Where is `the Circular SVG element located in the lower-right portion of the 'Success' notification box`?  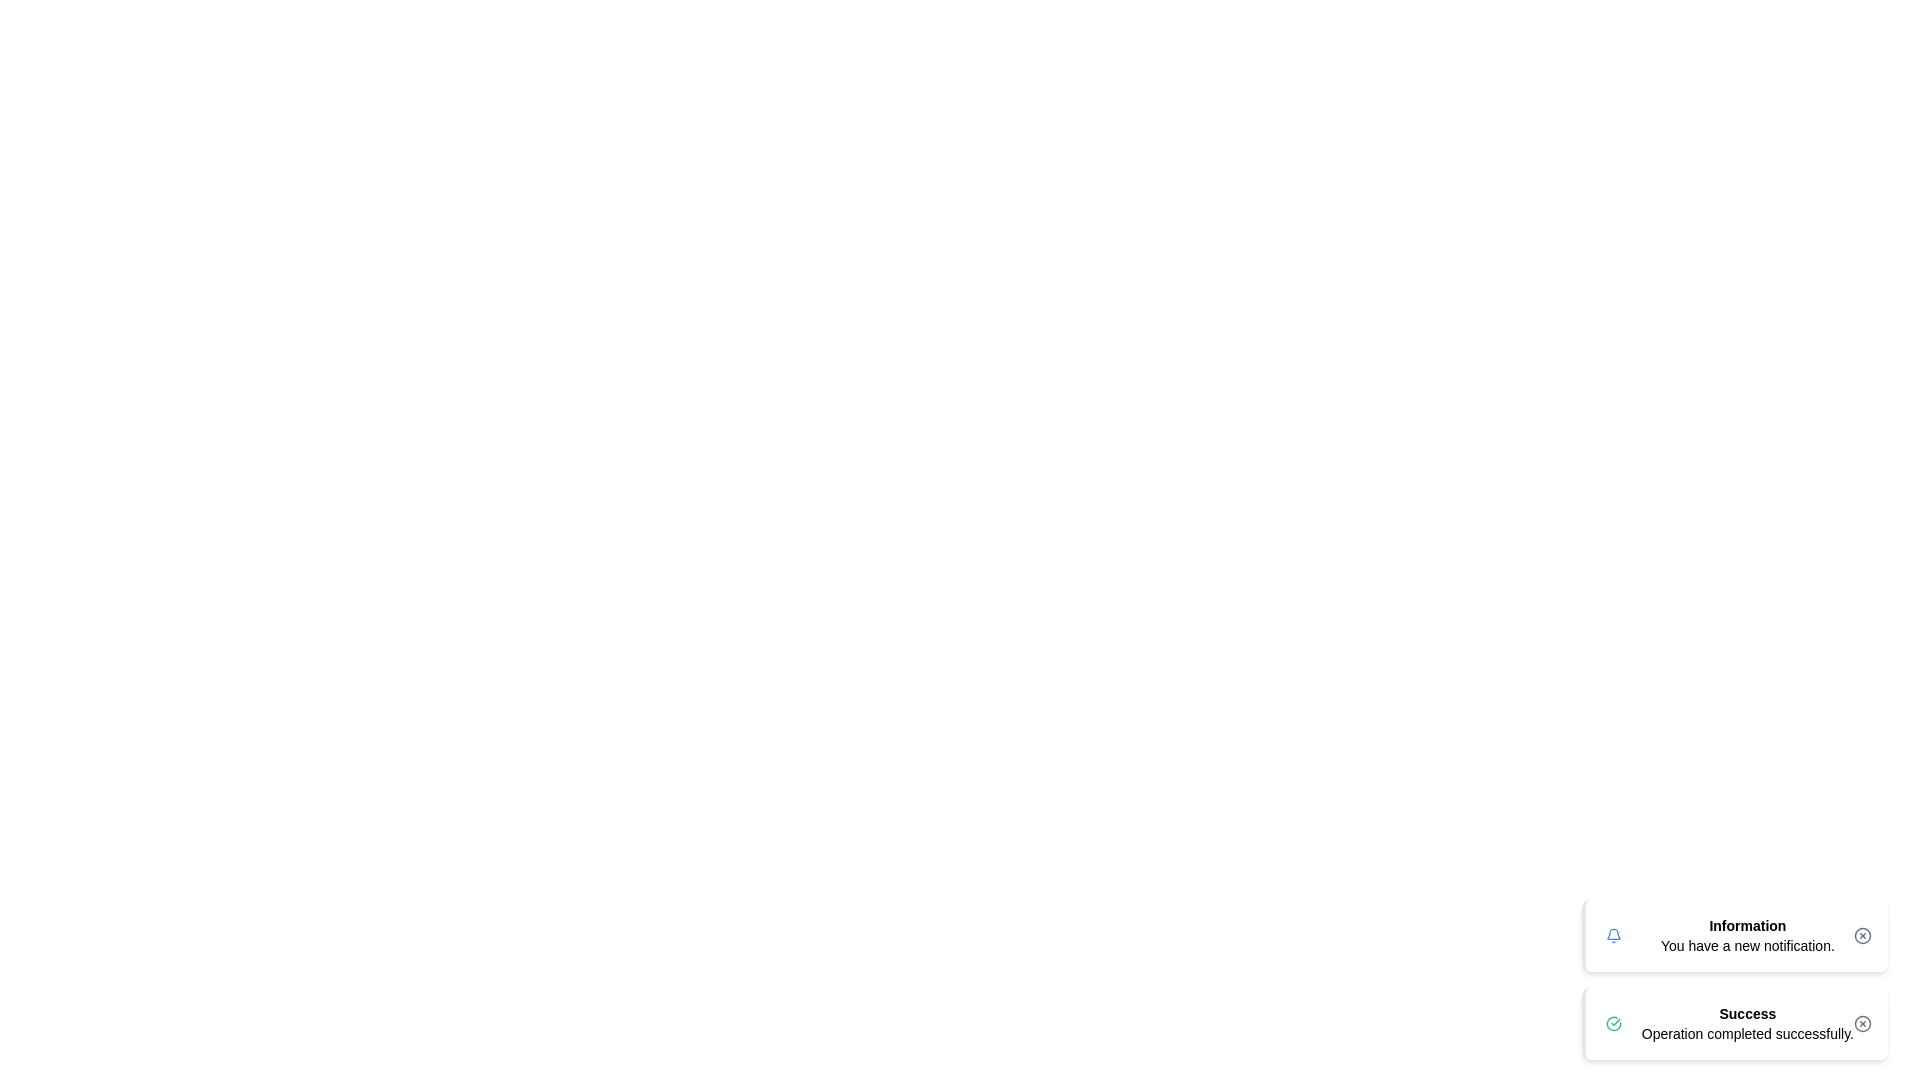
the Circular SVG element located in the lower-right portion of the 'Success' notification box is located at coordinates (1861, 1023).